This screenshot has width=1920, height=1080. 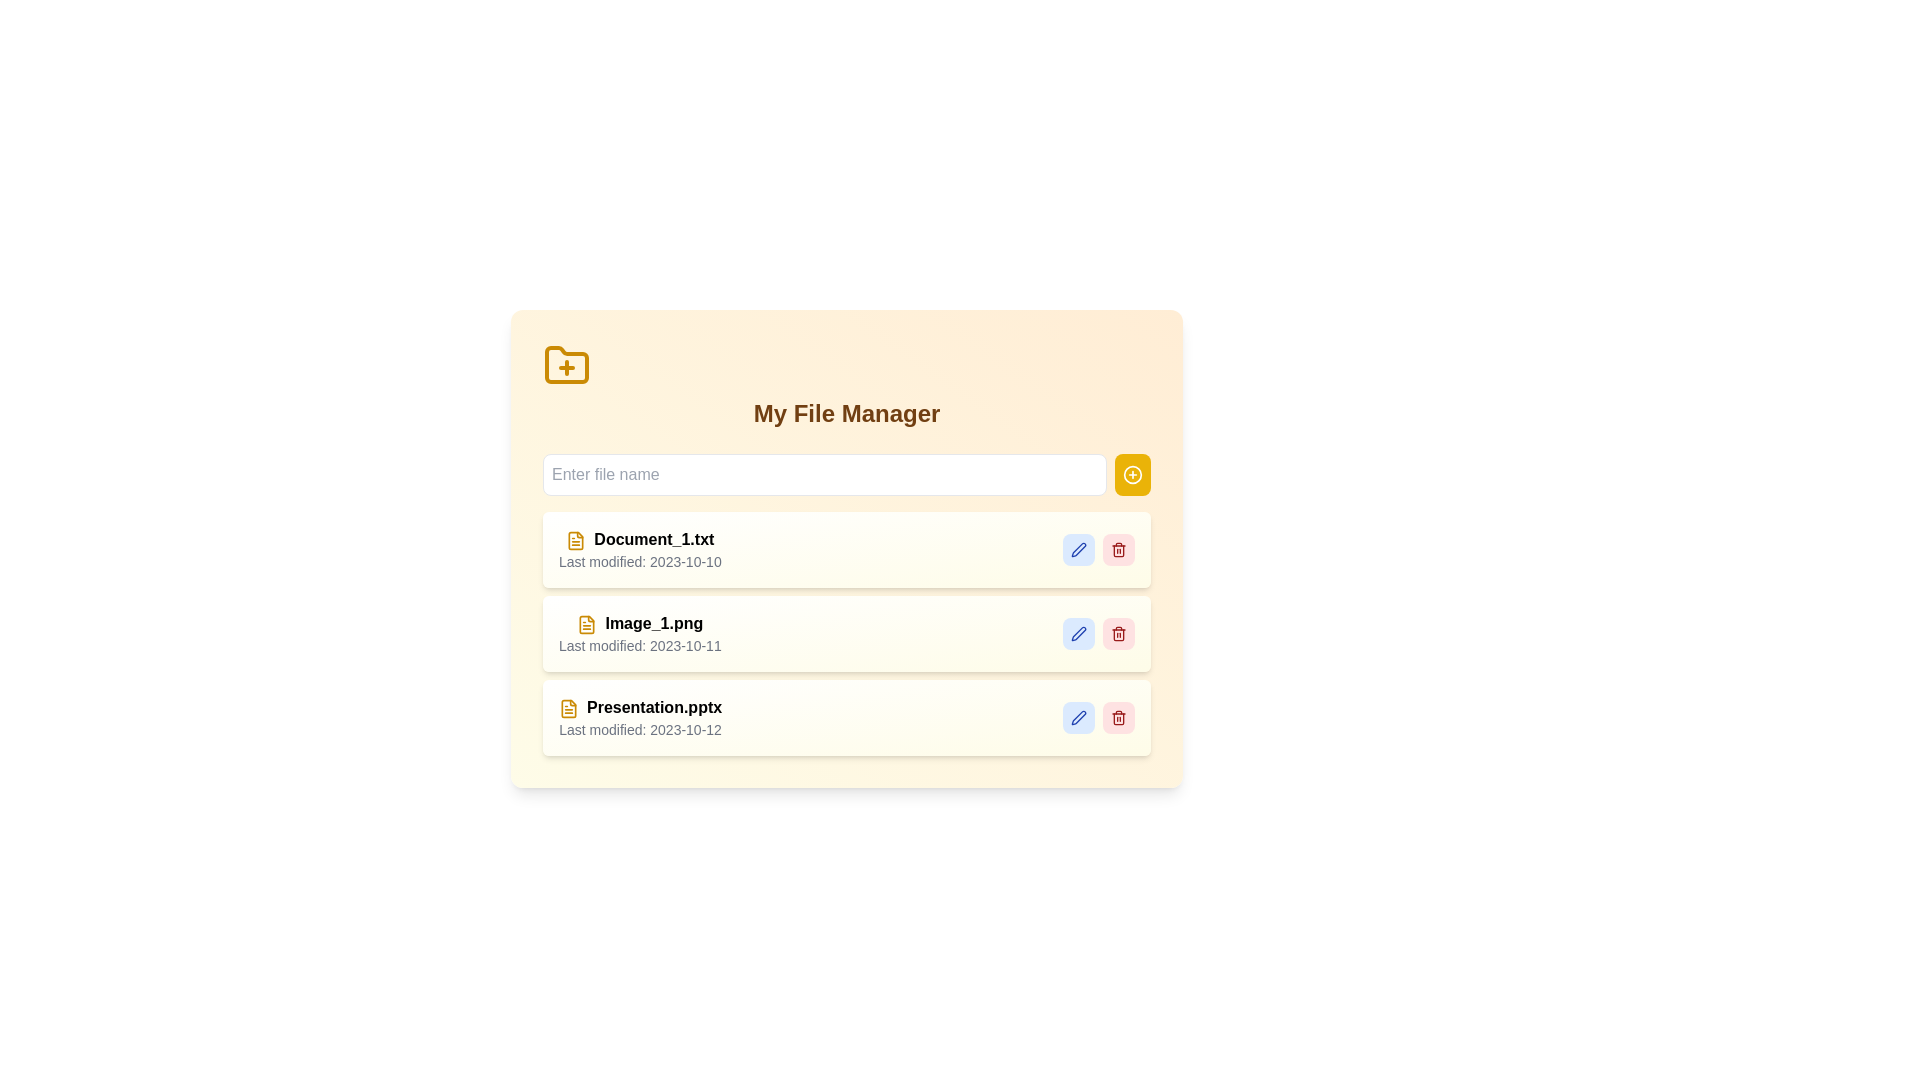 I want to click on the third list item in the file manager, which displays 'Presentation.pptx' as the title and 'Last modified: 2023-10-12' as the subtitle, so click(x=846, y=716).